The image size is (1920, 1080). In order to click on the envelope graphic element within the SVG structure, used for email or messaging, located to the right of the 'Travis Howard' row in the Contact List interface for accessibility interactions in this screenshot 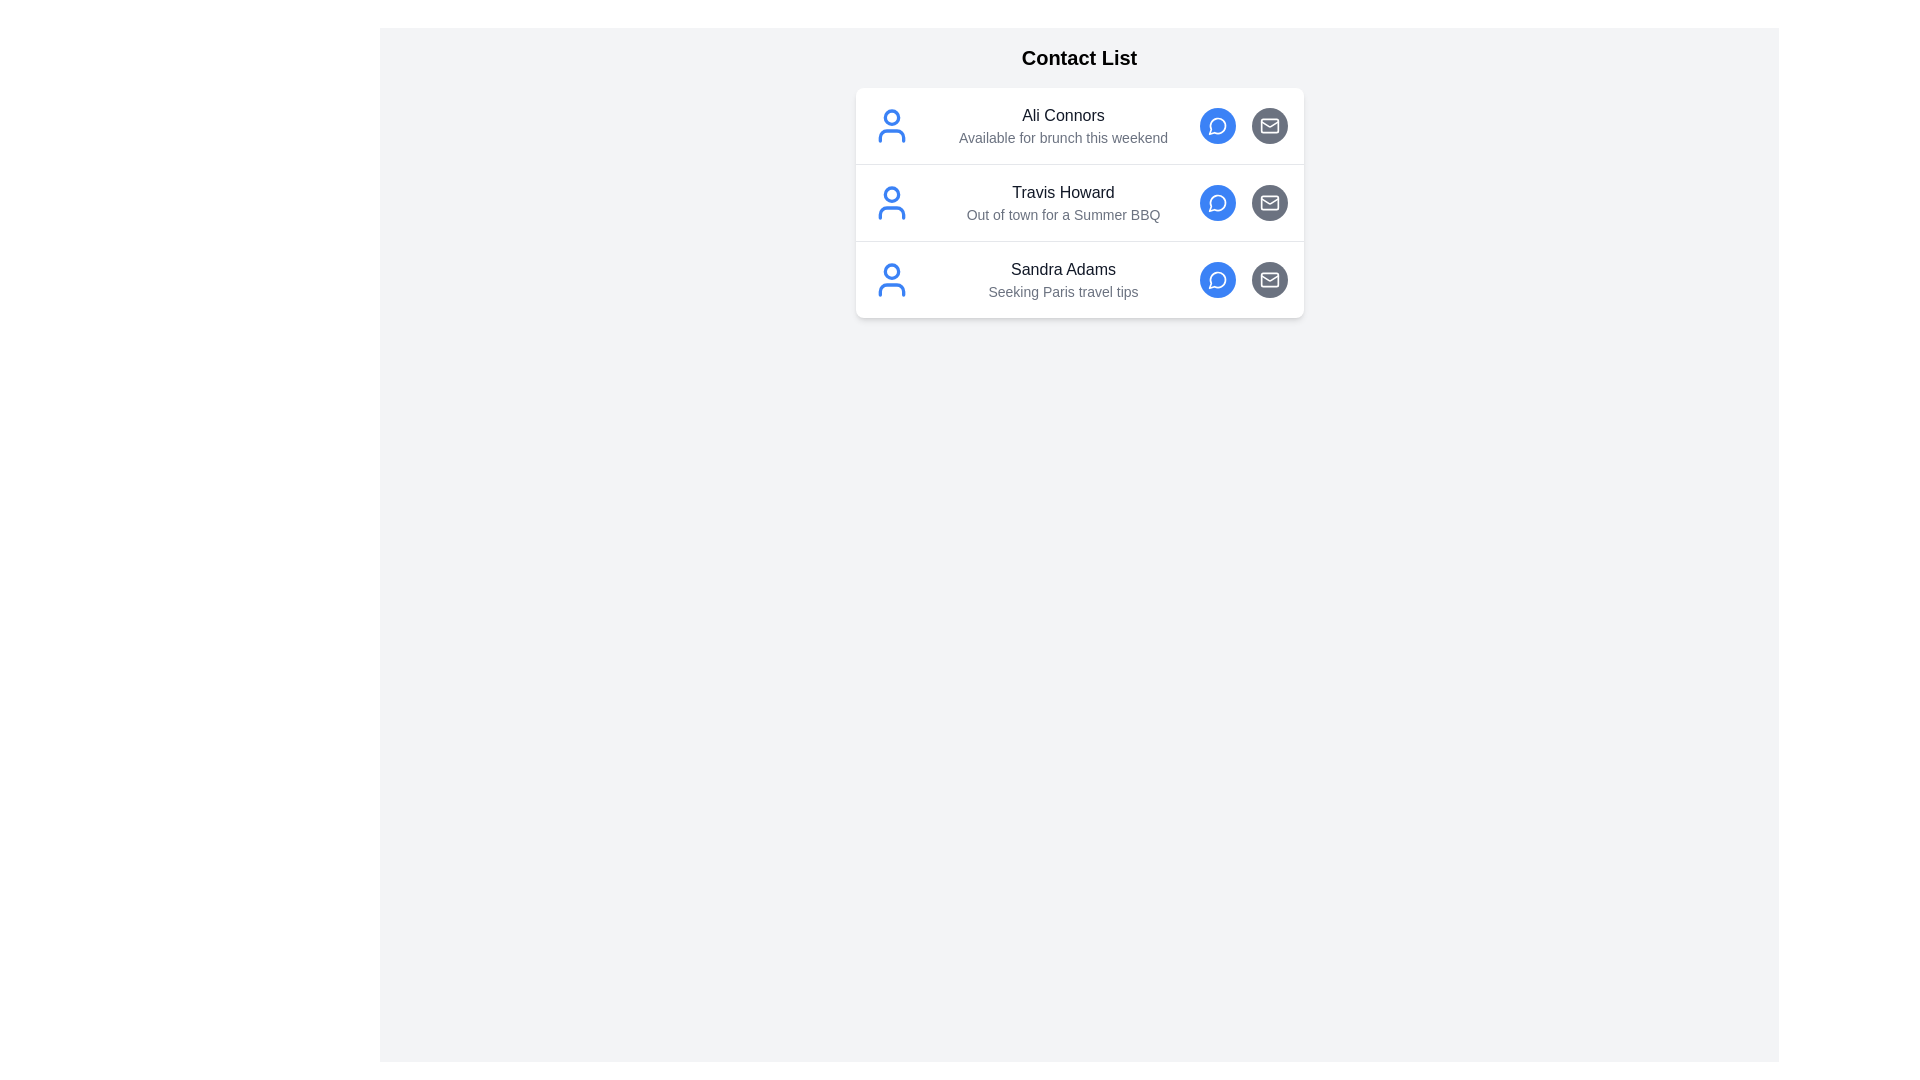, I will do `click(1268, 124)`.